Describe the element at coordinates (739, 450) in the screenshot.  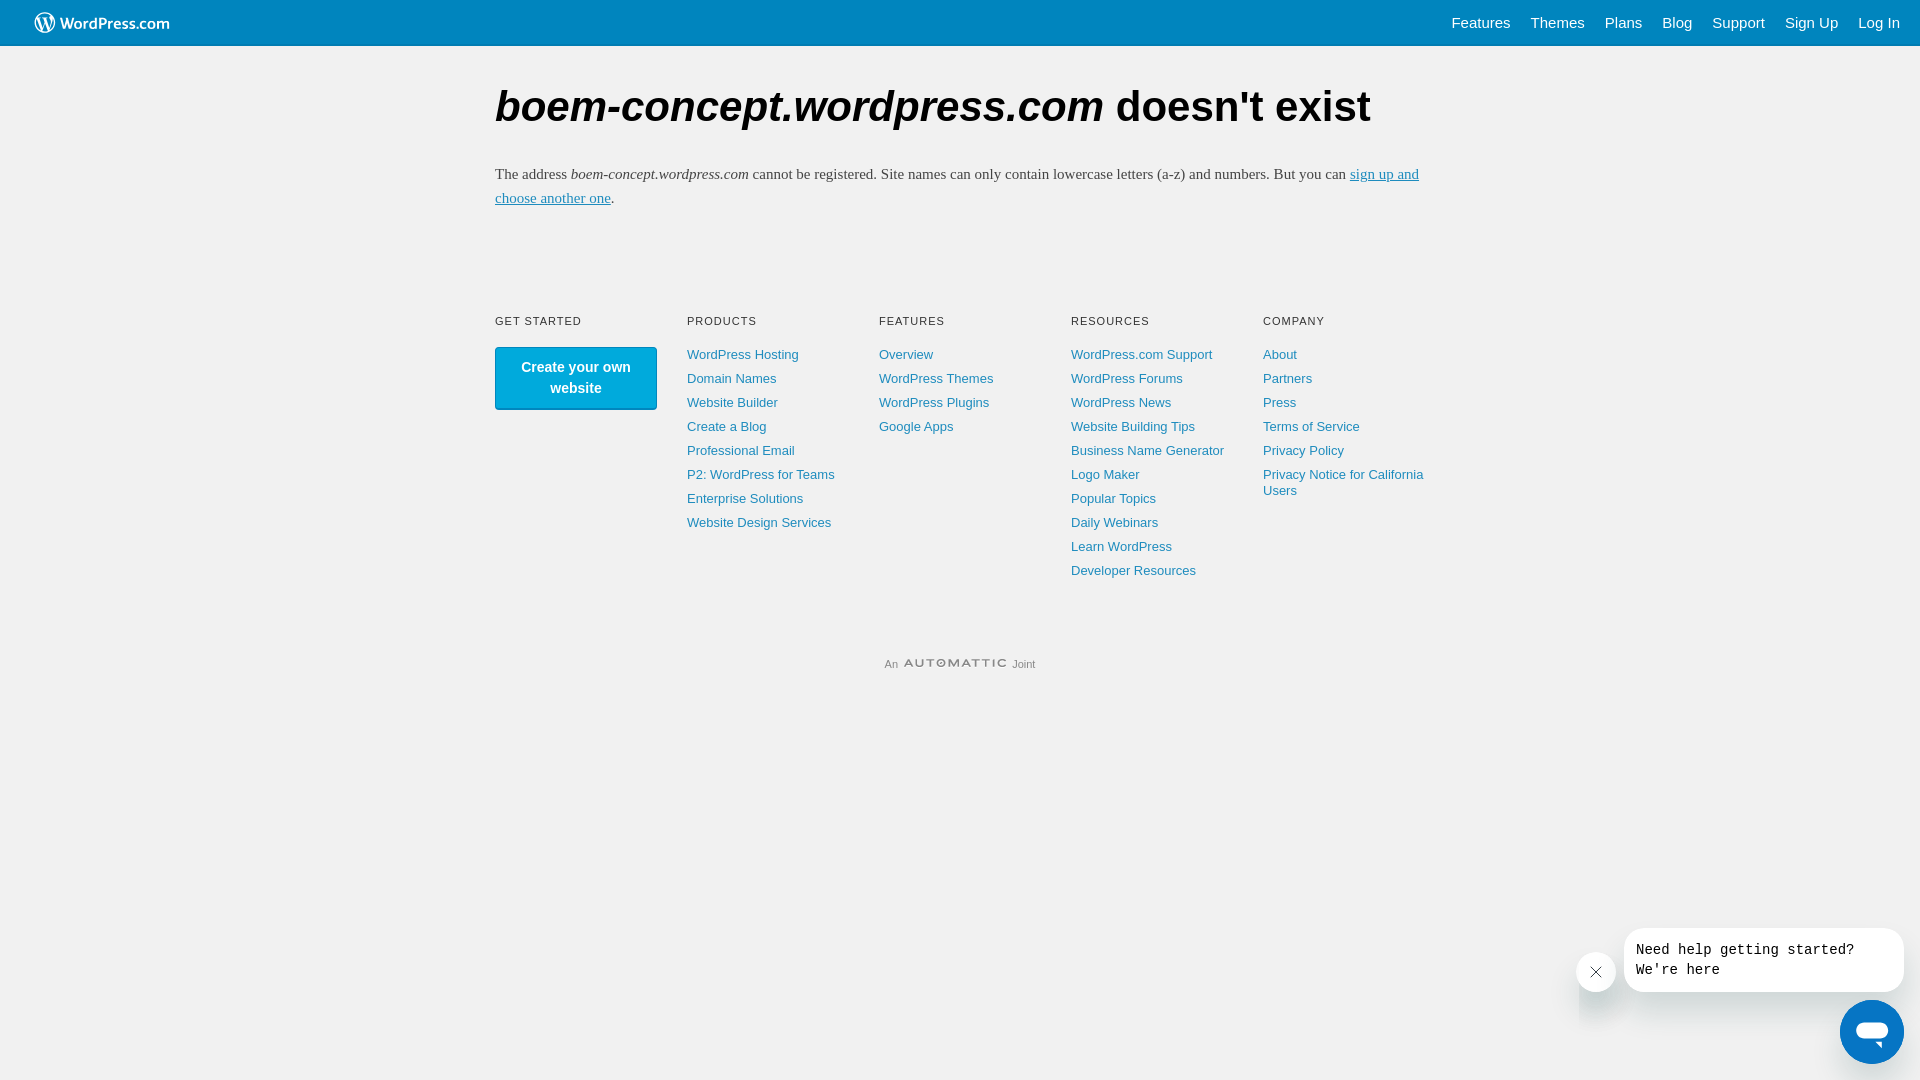
I see `'Professional Email'` at that location.